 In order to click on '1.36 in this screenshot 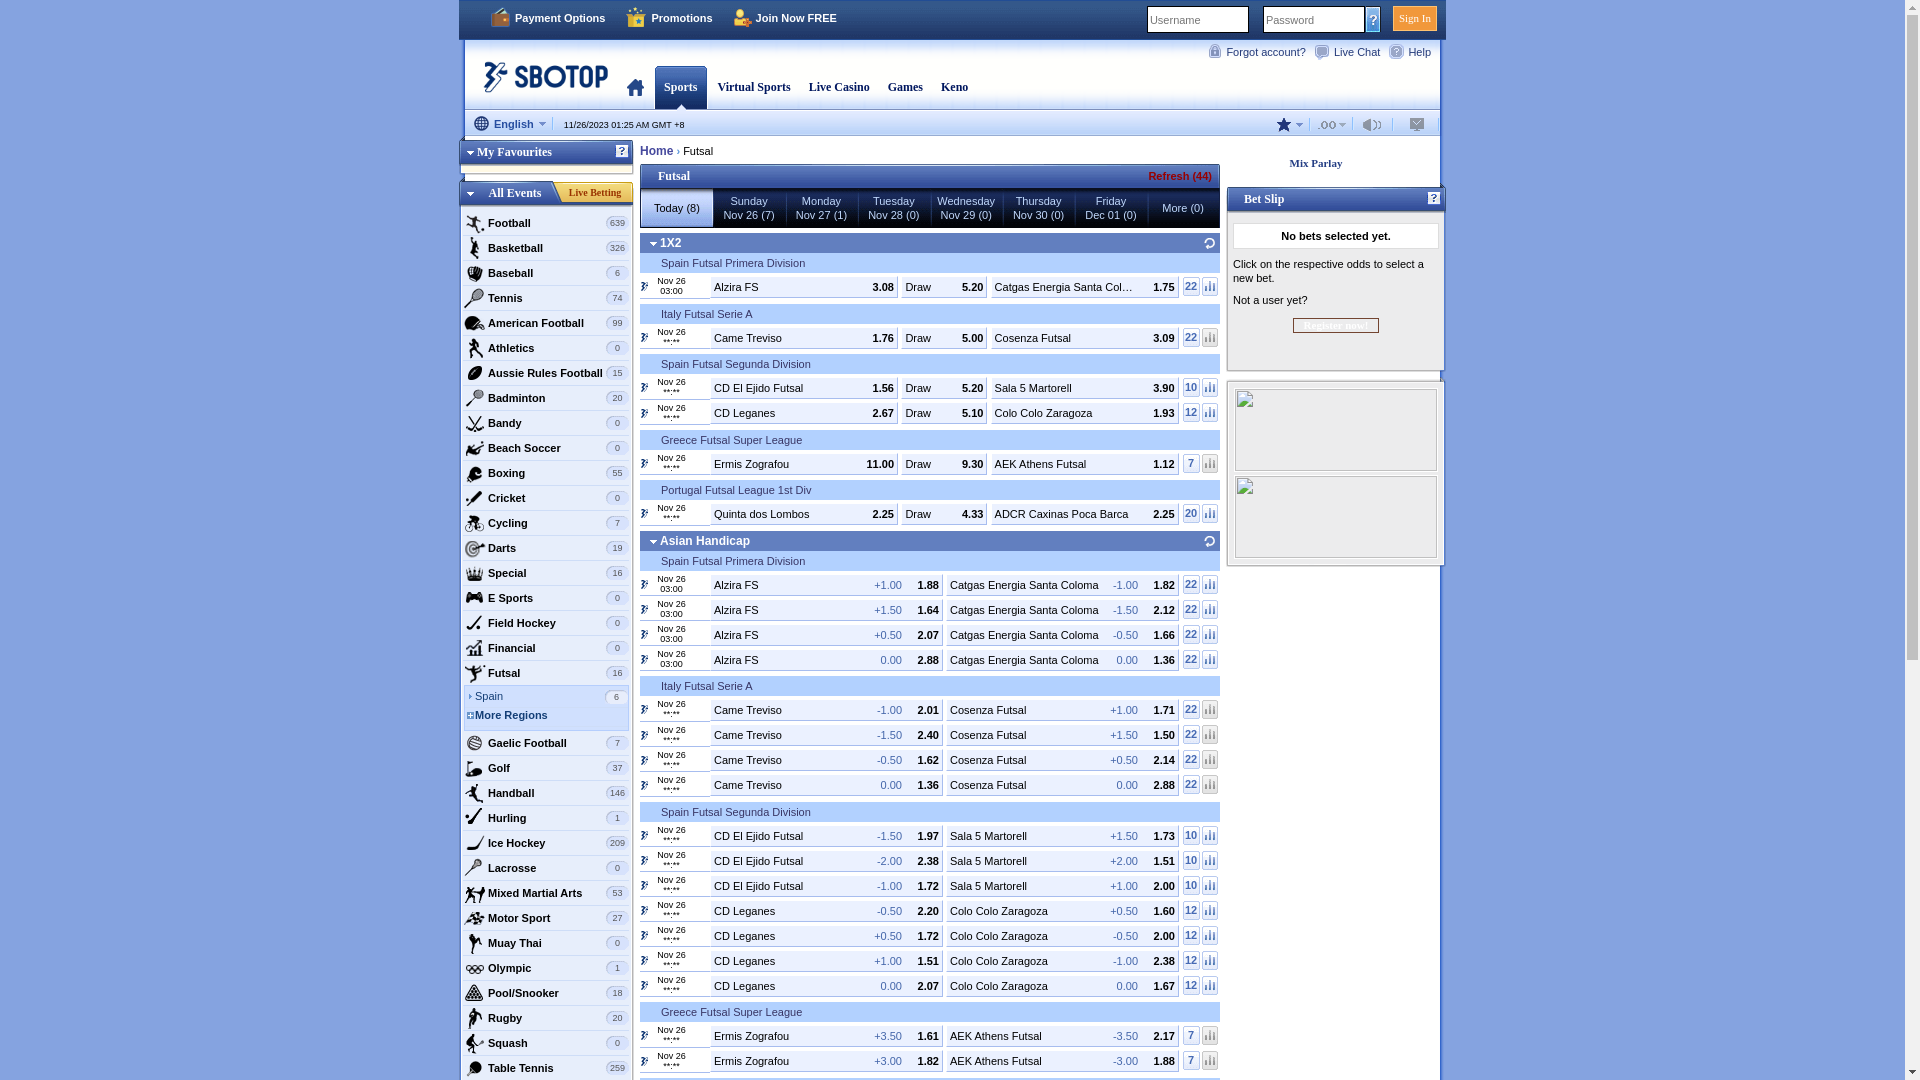, I will do `click(826, 784)`.